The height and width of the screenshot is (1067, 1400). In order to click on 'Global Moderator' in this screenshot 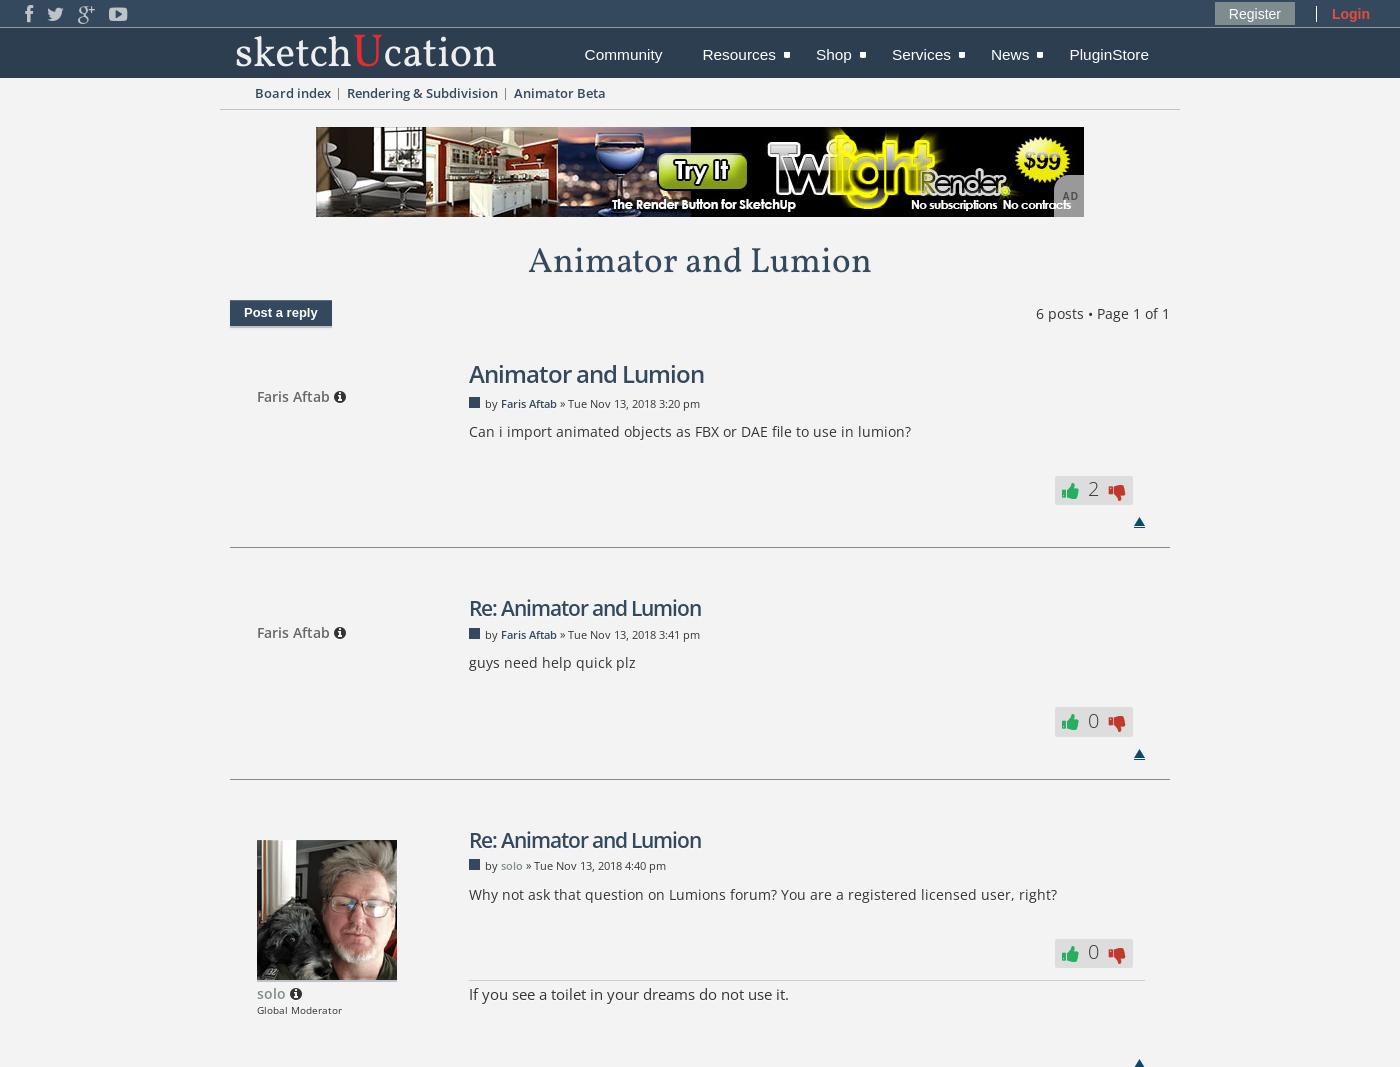, I will do `click(257, 1008)`.